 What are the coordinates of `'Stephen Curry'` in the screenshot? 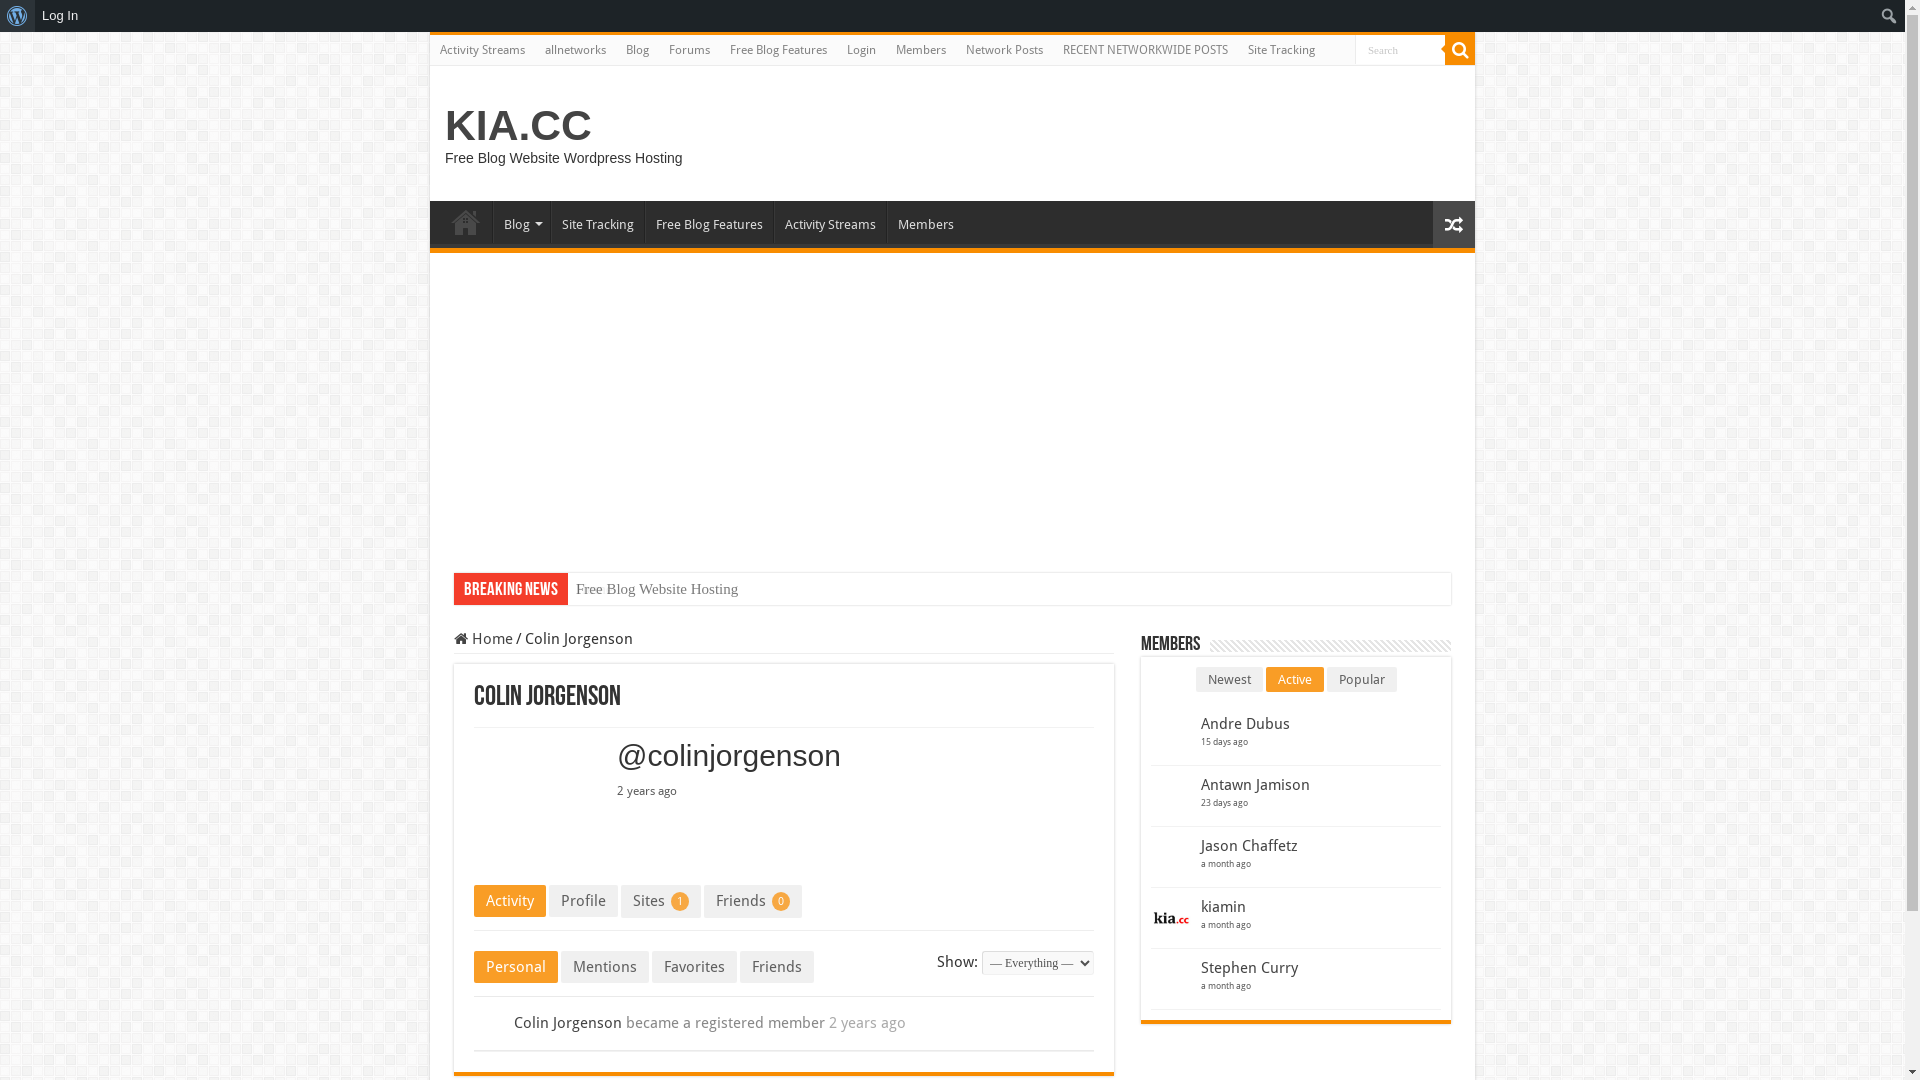 It's located at (1200, 967).